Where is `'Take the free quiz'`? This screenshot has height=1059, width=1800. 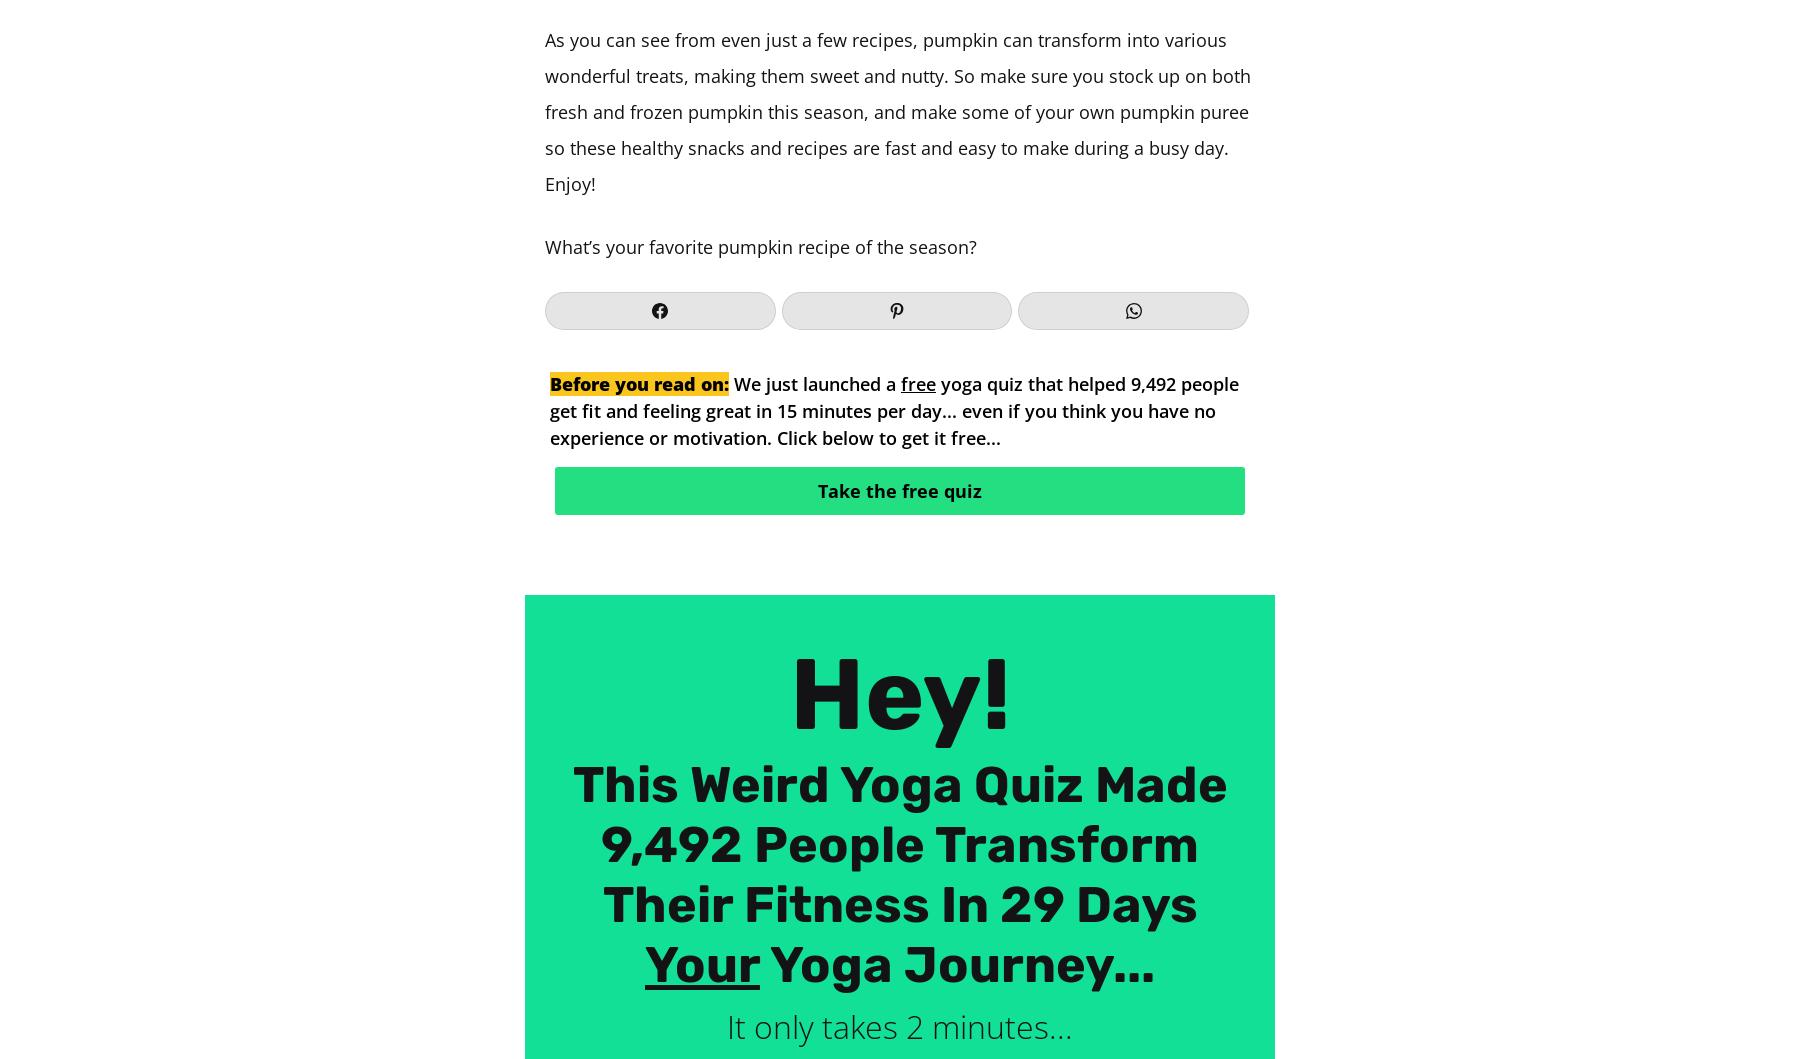 'Take the free quiz' is located at coordinates (817, 490).